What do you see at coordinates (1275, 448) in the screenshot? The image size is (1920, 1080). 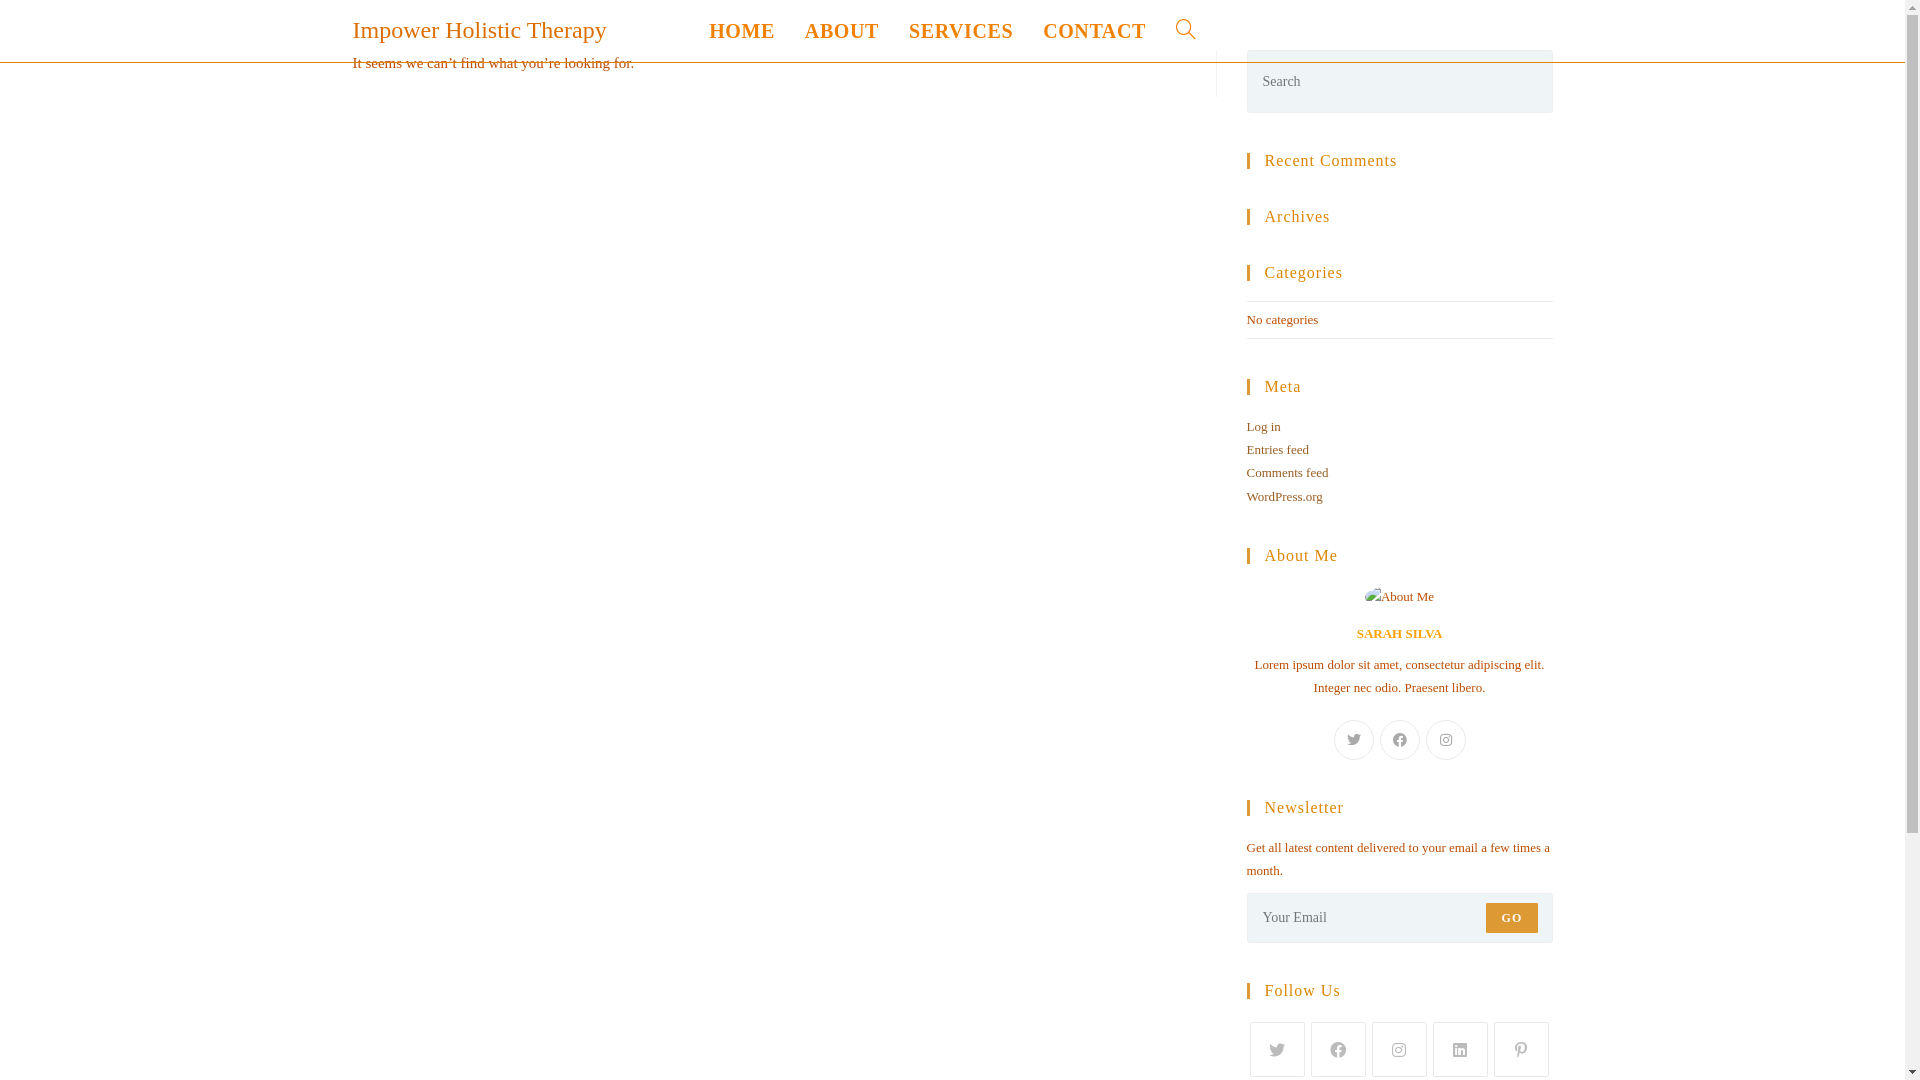 I see `'Entries feed'` at bounding box center [1275, 448].